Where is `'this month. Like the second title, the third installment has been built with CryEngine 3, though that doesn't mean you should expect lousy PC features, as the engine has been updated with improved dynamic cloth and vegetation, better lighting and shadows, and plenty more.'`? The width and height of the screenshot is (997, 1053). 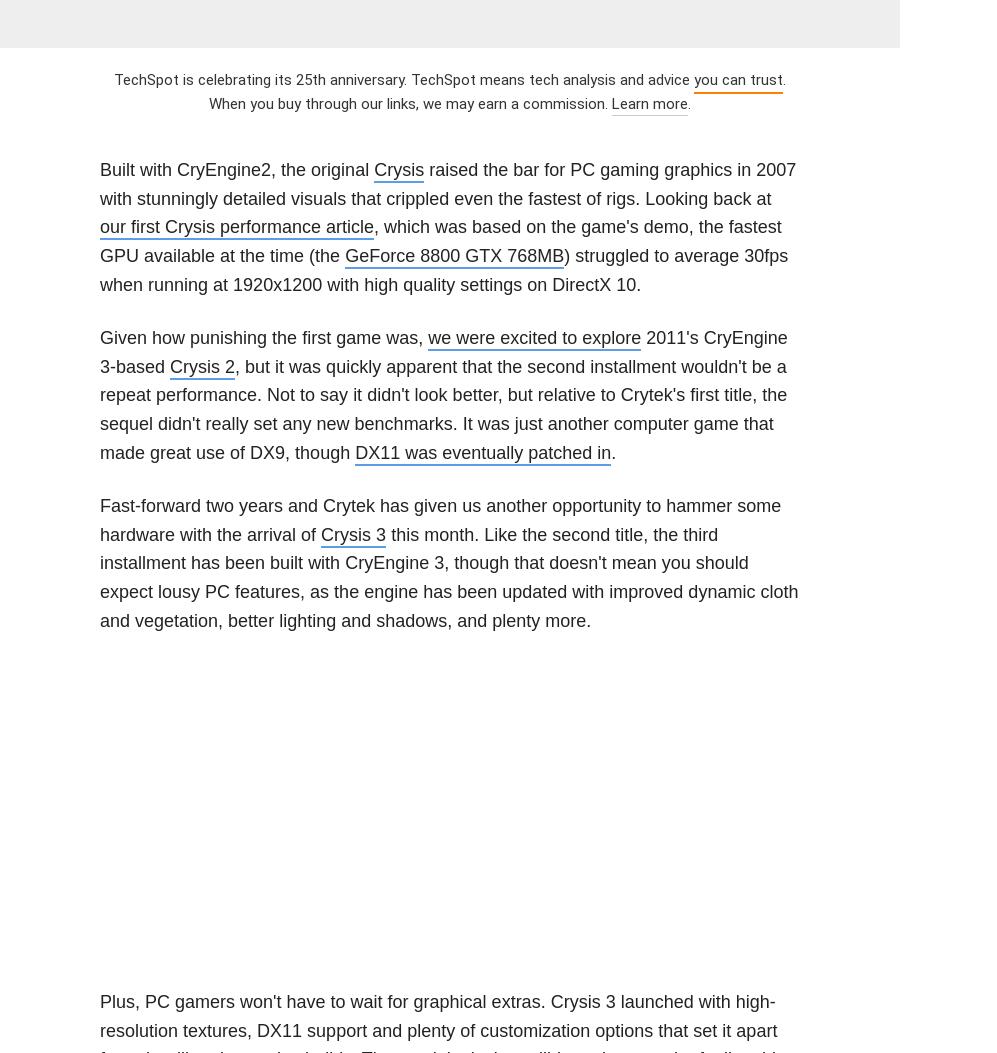 'this month. Like the second title, the third installment has been built with CryEngine 3, though that doesn't mean you should expect lousy PC features, as the engine has been updated with improved dynamic cloth and vegetation, better lighting and shadows, and plenty more.' is located at coordinates (448, 577).